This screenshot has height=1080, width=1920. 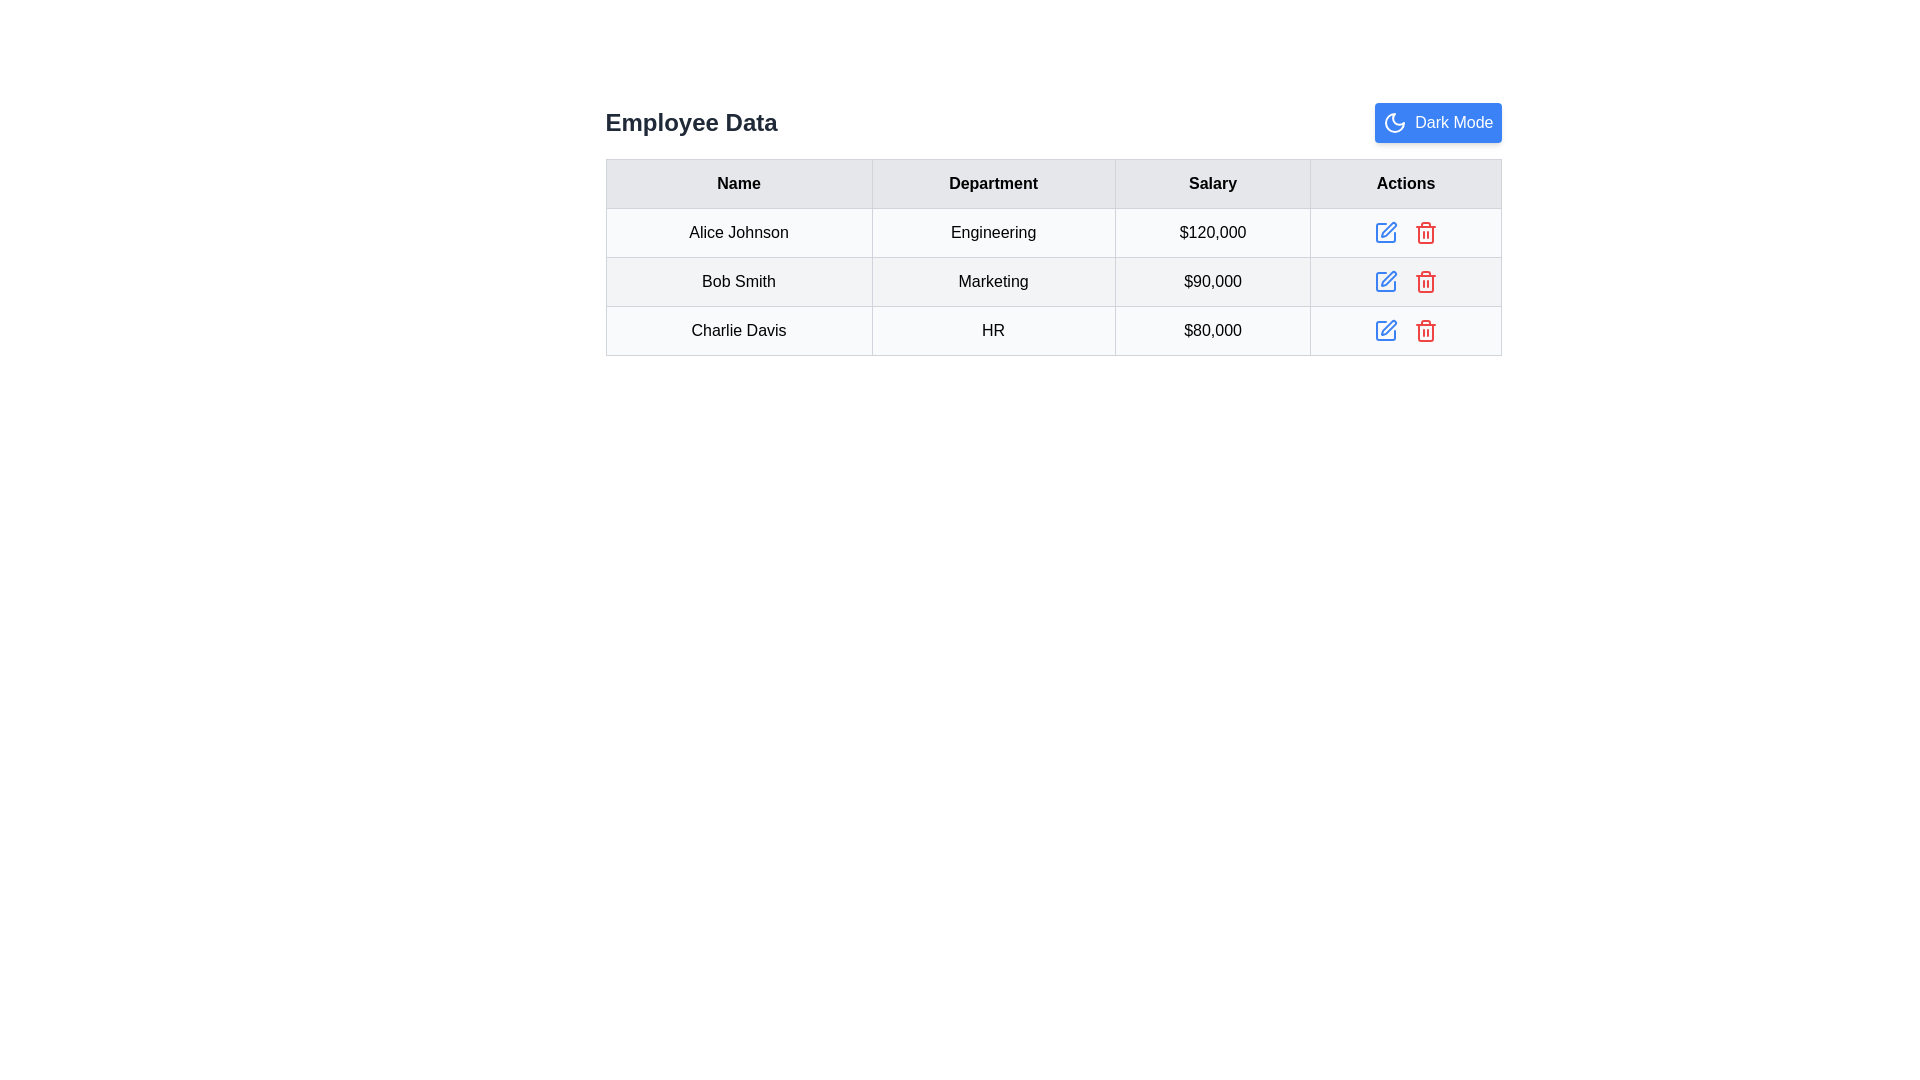 What do you see at coordinates (1405, 330) in the screenshot?
I see `the delete button in the actions column for the record belonging to Charlie Davis, which is the third row from the top in the table` at bounding box center [1405, 330].